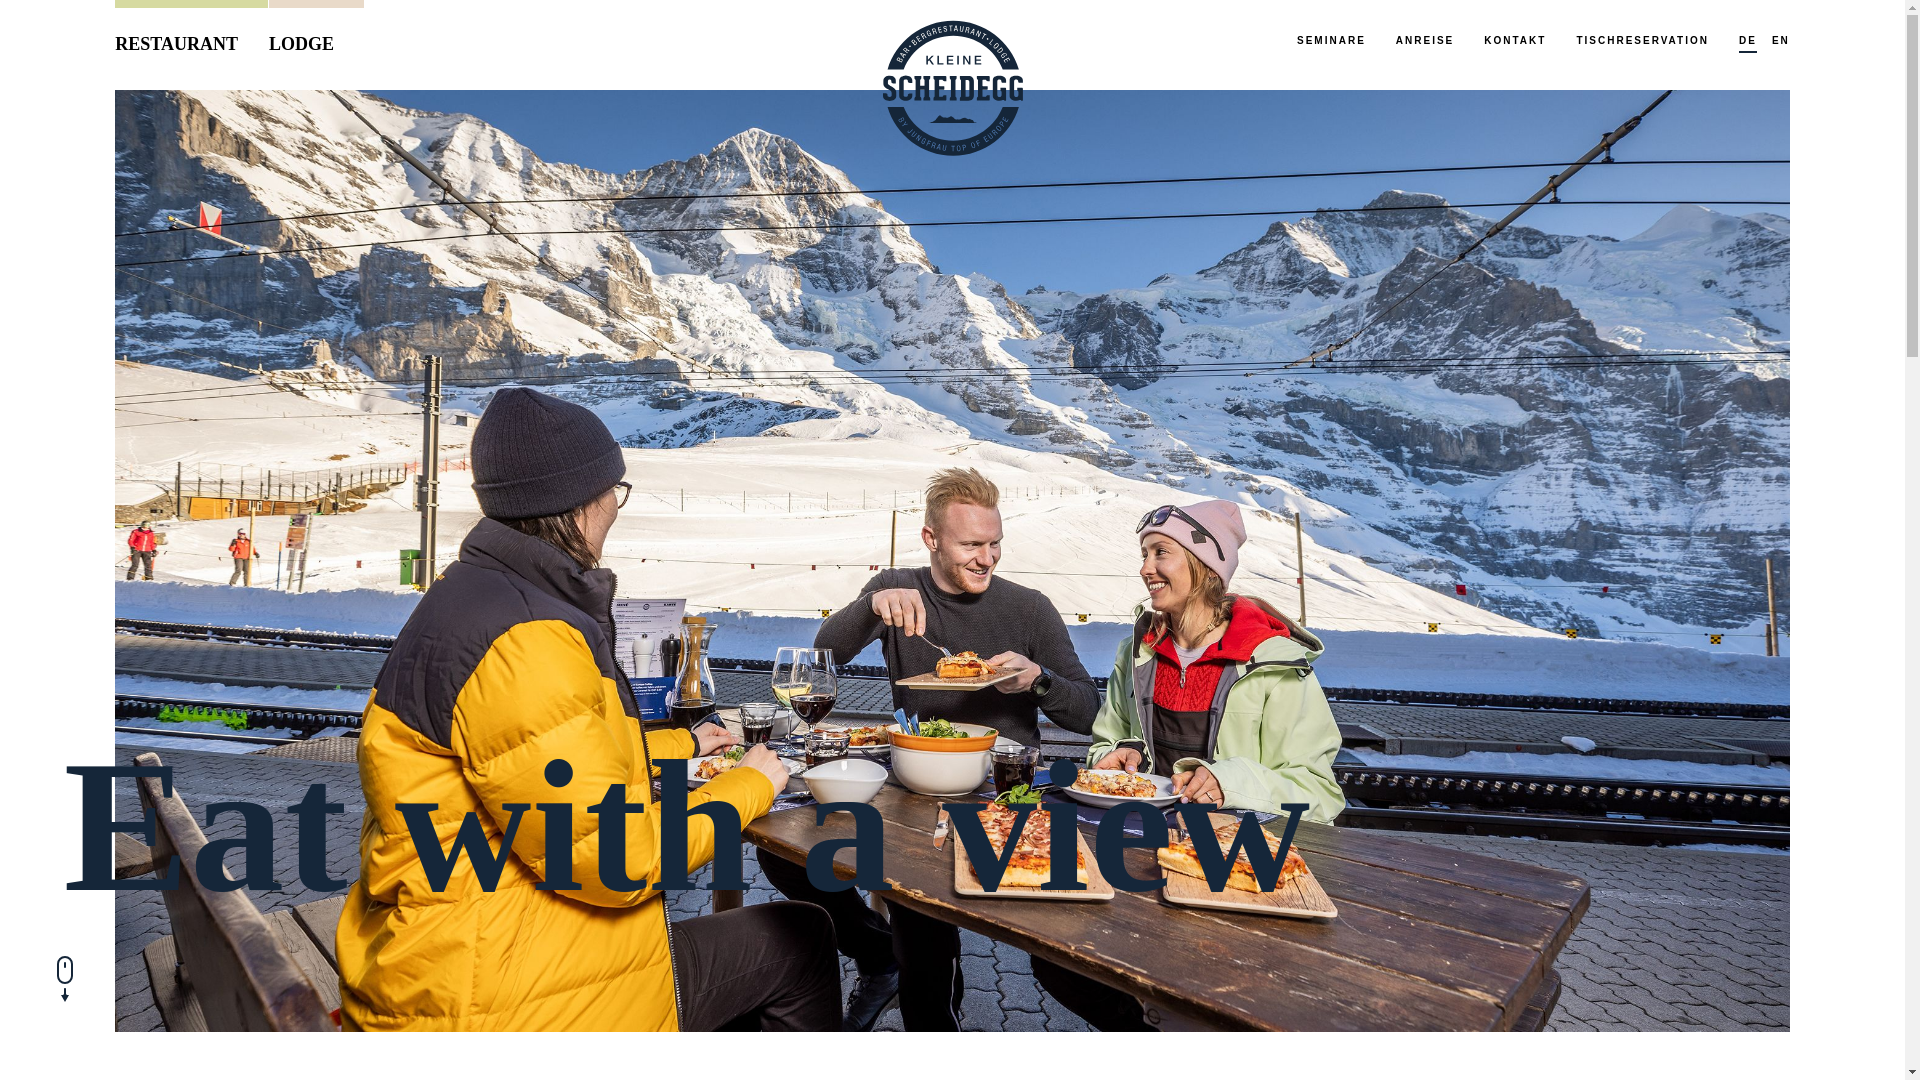  Describe the element at coordinates (1424, 41) in the screenshot. I see `'ANREISE'` at that location.